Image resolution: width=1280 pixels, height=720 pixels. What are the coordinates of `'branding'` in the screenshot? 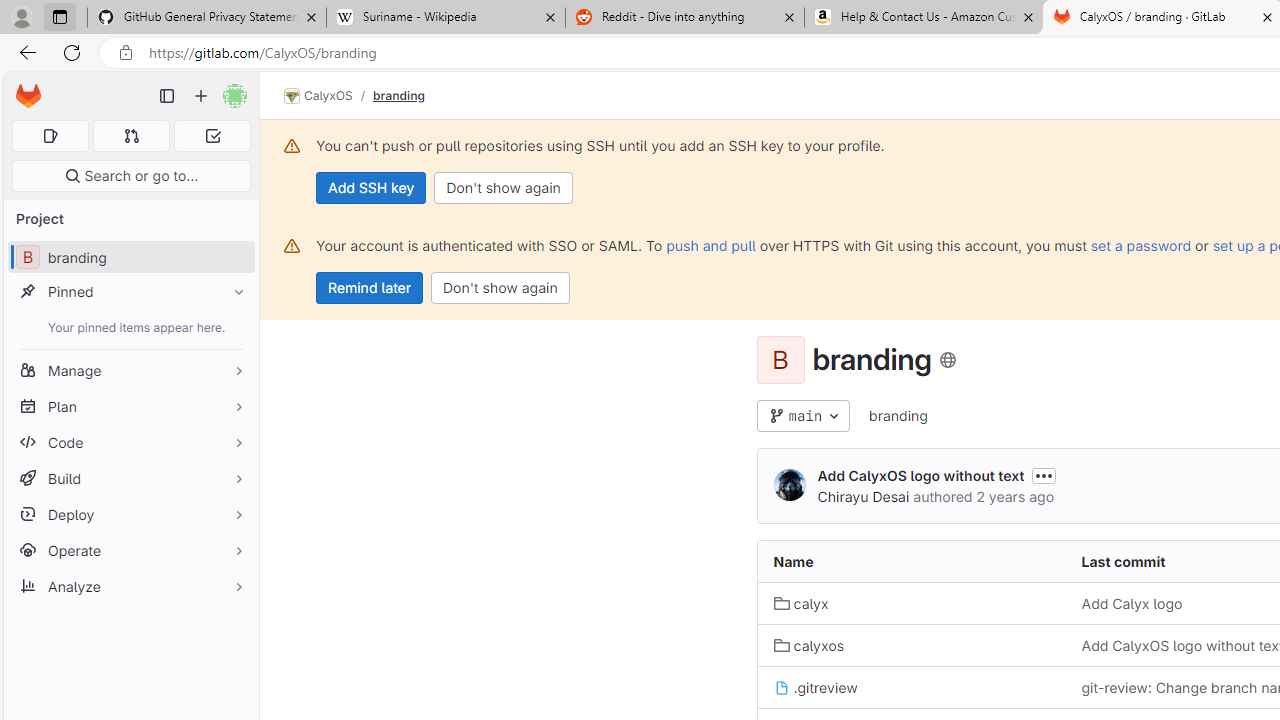 It's located at (897, 415).